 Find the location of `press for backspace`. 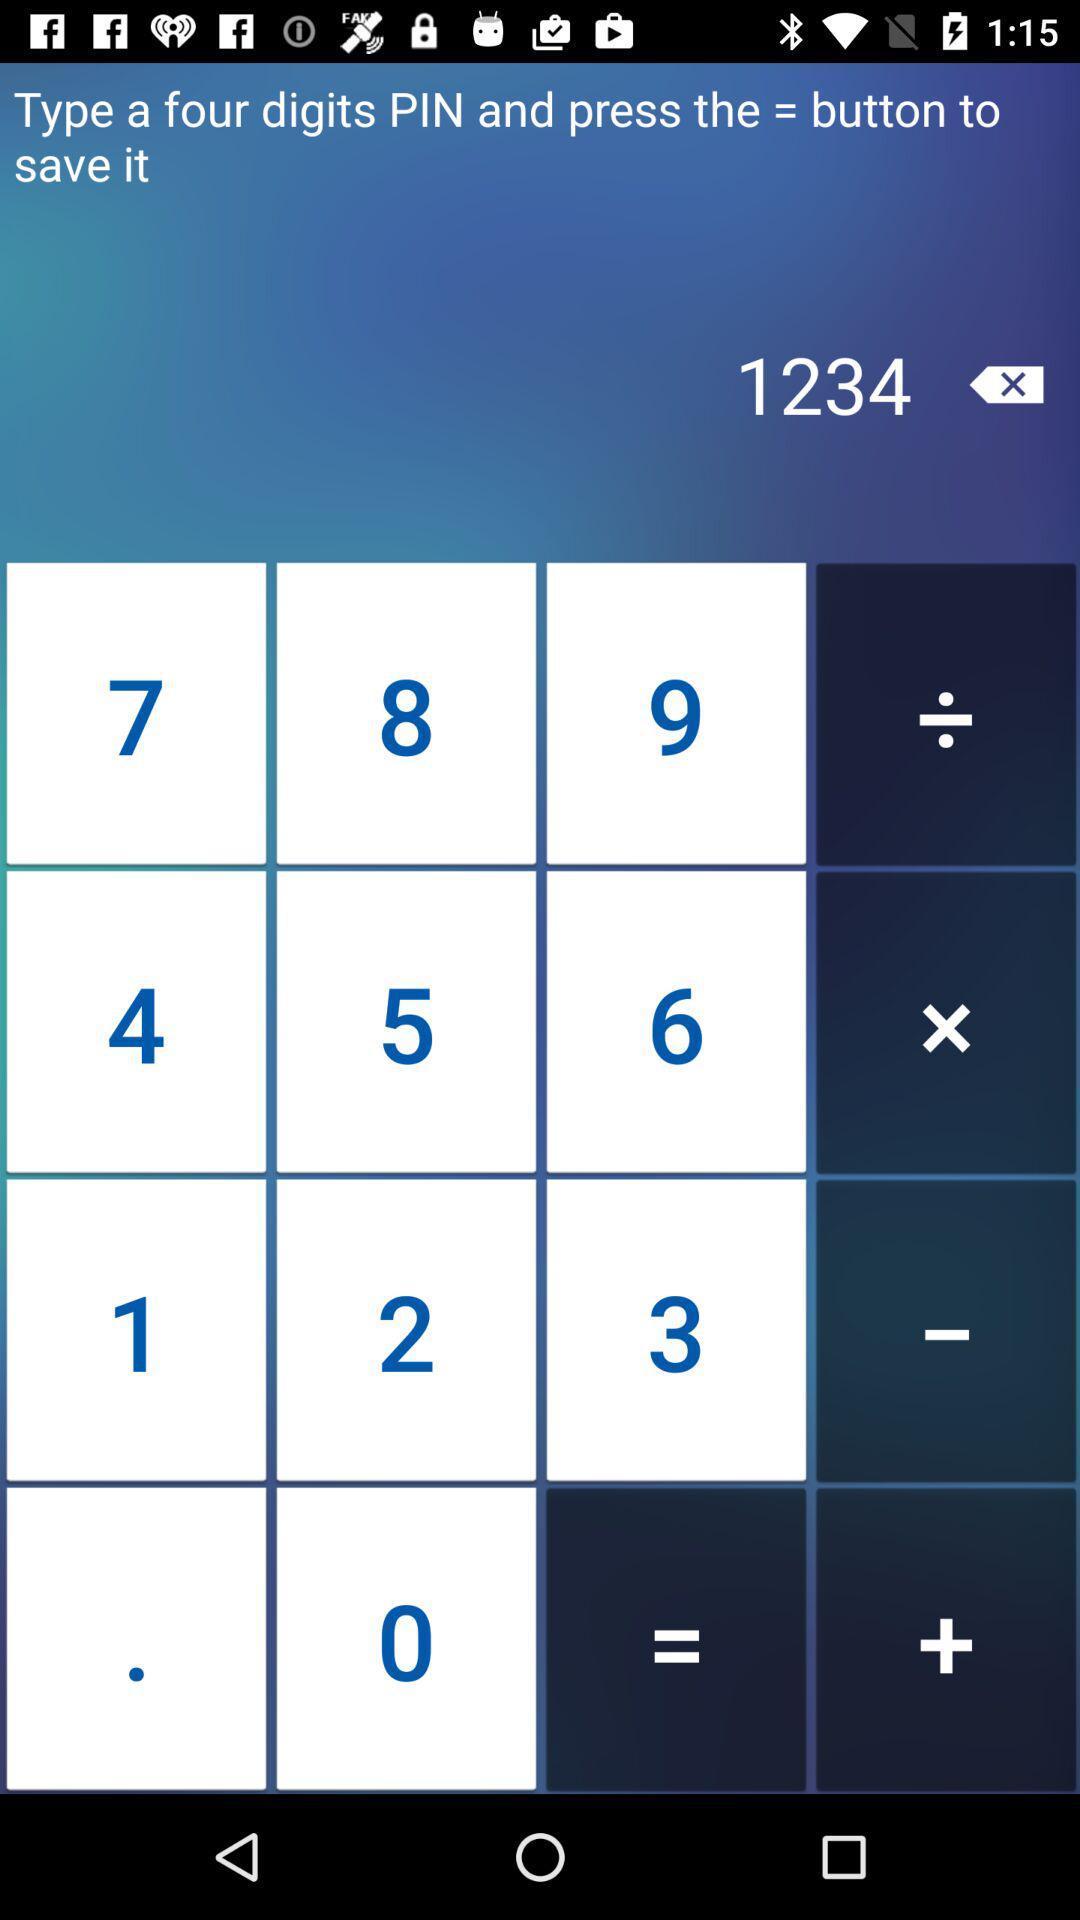

press for backspace is located at coordinates (1006, 384).